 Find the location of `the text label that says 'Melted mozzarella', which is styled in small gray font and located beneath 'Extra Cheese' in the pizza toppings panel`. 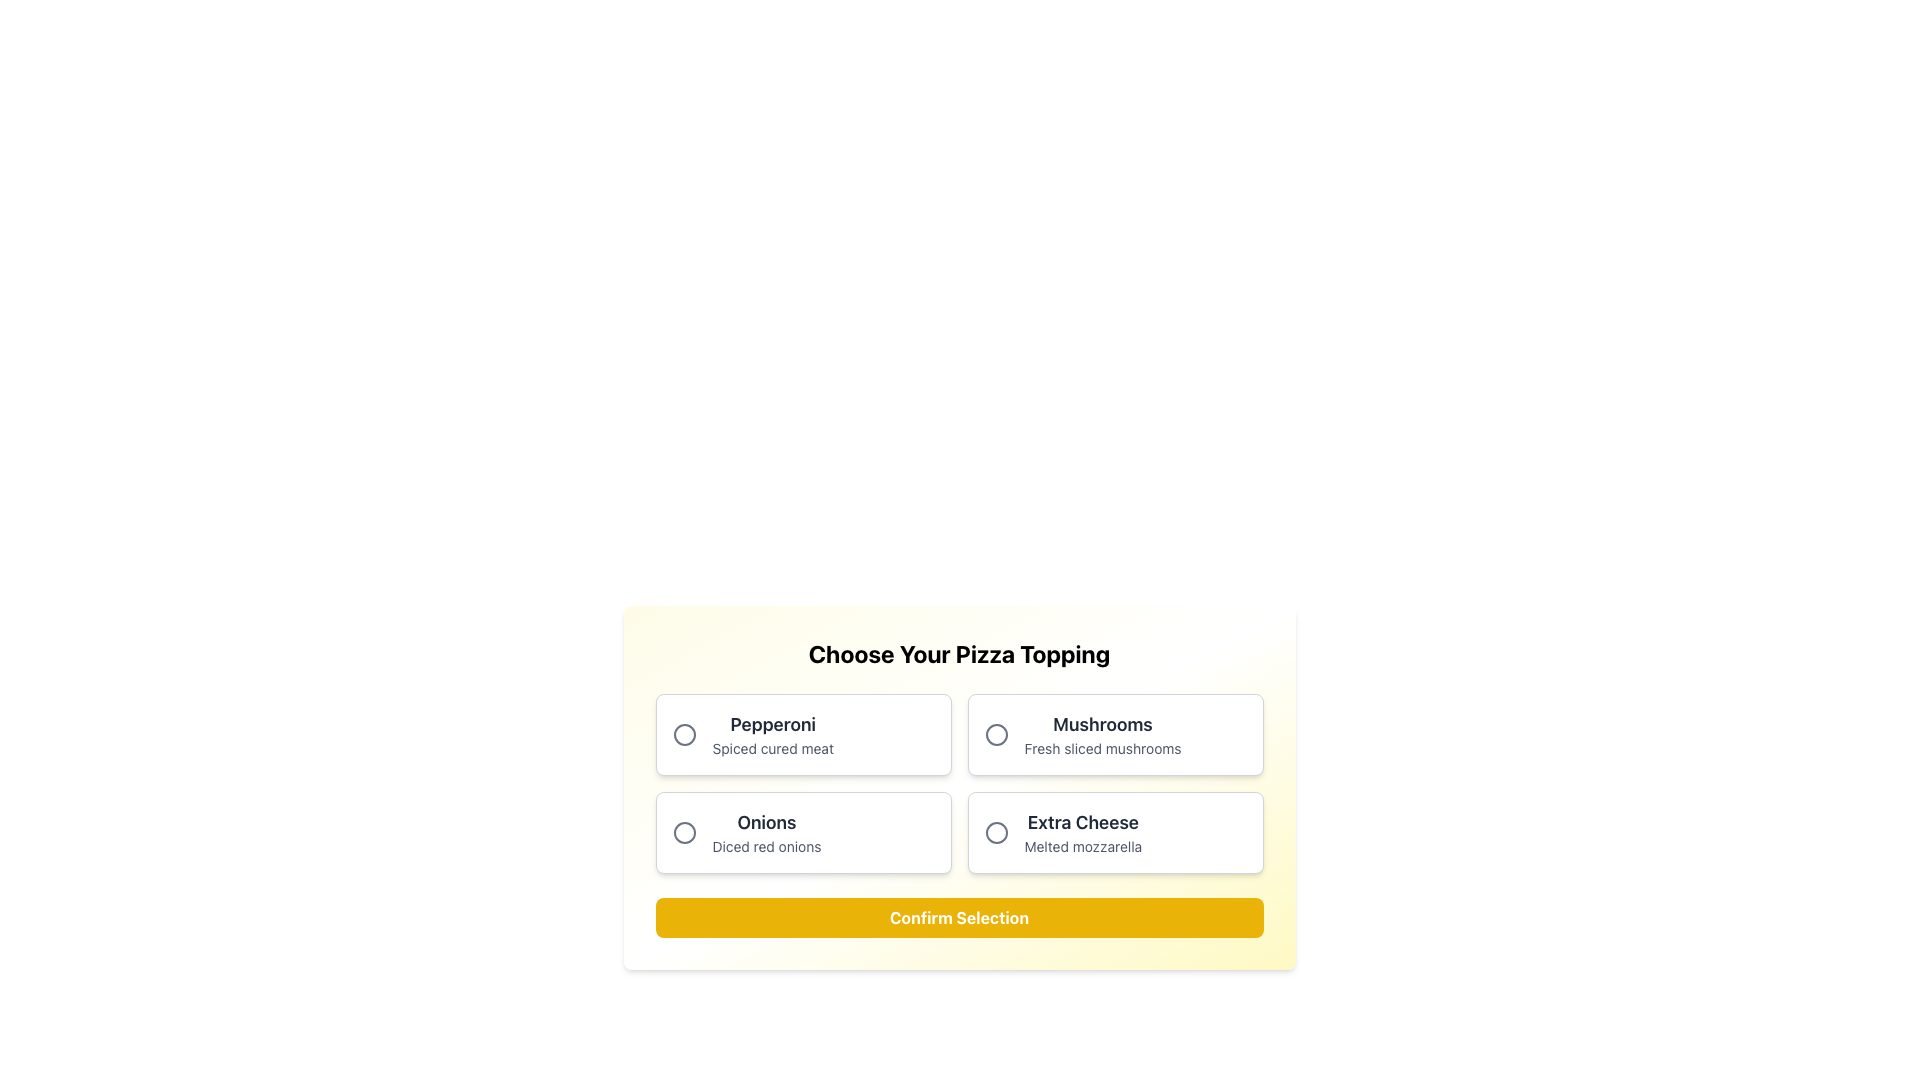

the text label that says 'Melted mozzarella', which is styled in small gray font and located beneath 'Extra Cheese' in the pizza toppings panel is located at coordinates (1082, 847).